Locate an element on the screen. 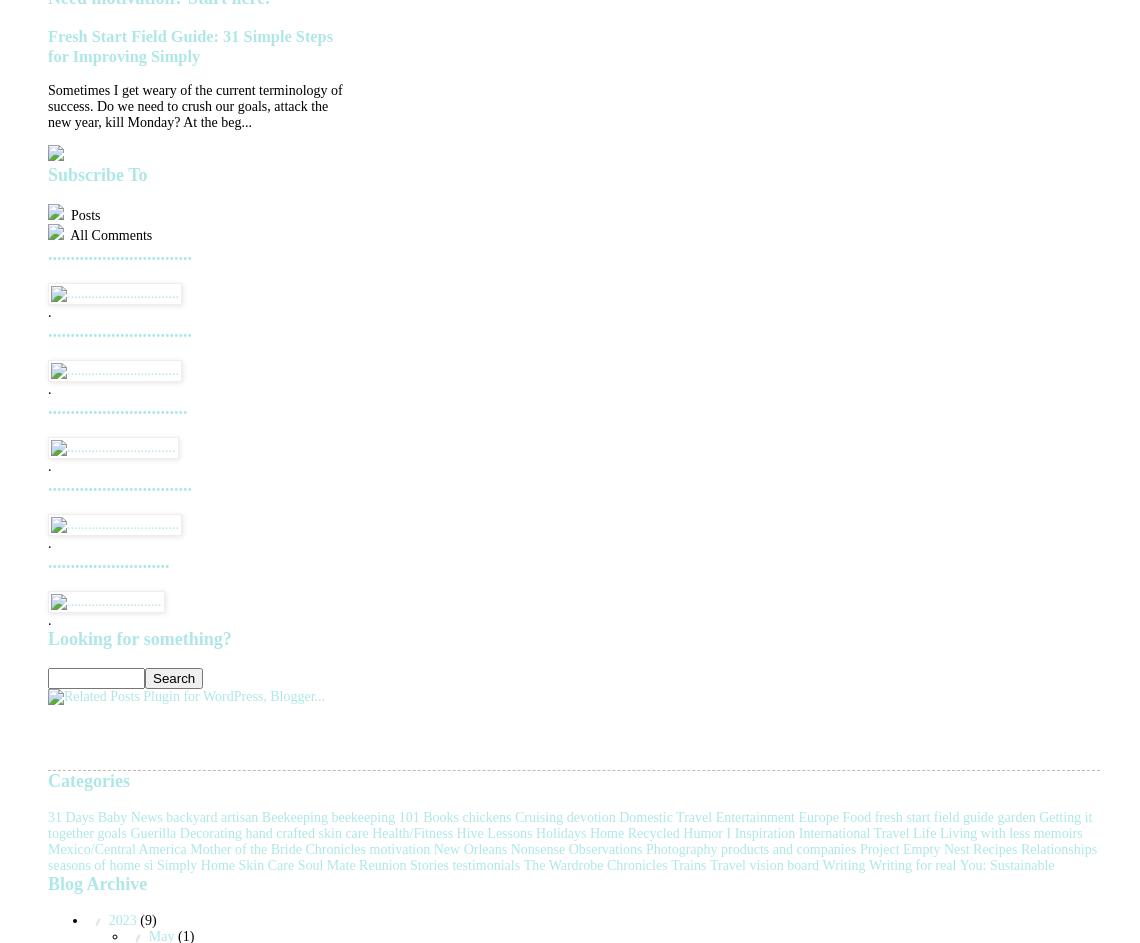 Image resolution: width=1140 pixels, height=943 pixels. 'You: Sustainable' is located at coordinates (1006, 864).